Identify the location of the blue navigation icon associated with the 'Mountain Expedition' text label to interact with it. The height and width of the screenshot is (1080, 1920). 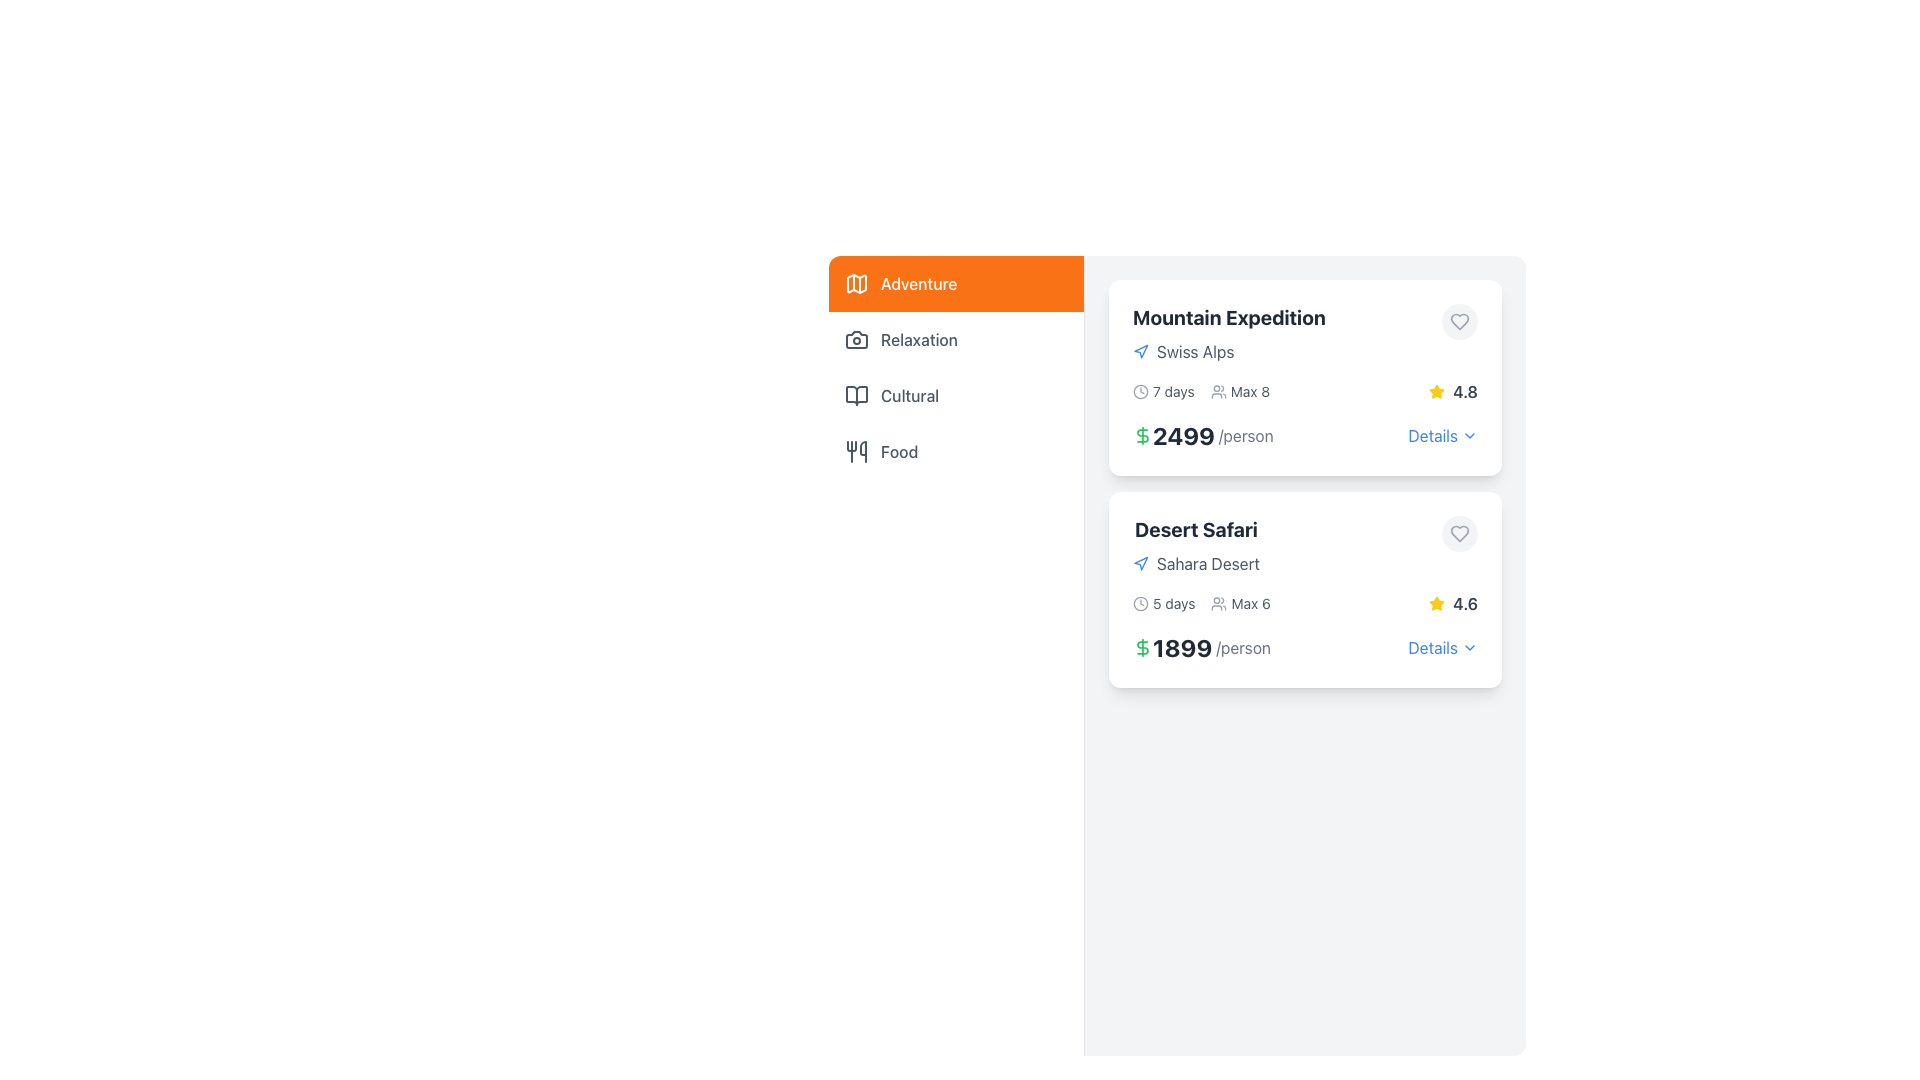
(1228, 350).